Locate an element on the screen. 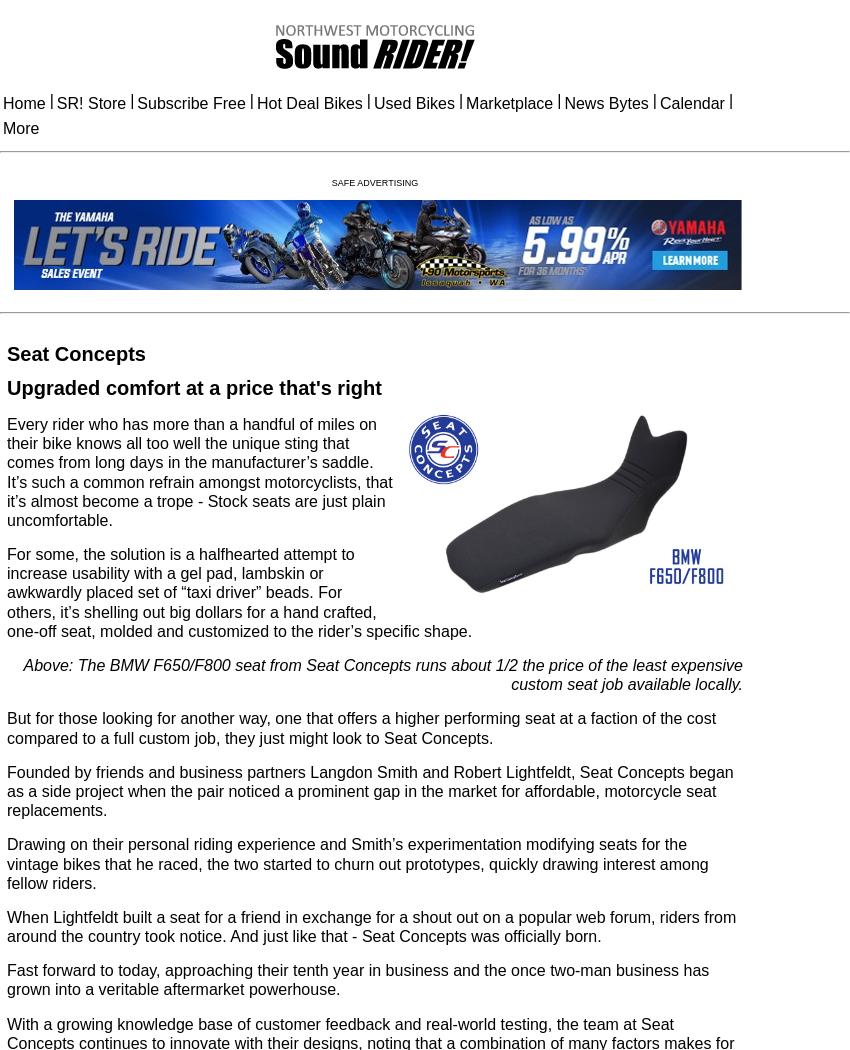 Image resolution: width=850 pixels, height=1050 pixels. 'Upgraded comfort at a price that's right' is located at coordinates (192, 387).